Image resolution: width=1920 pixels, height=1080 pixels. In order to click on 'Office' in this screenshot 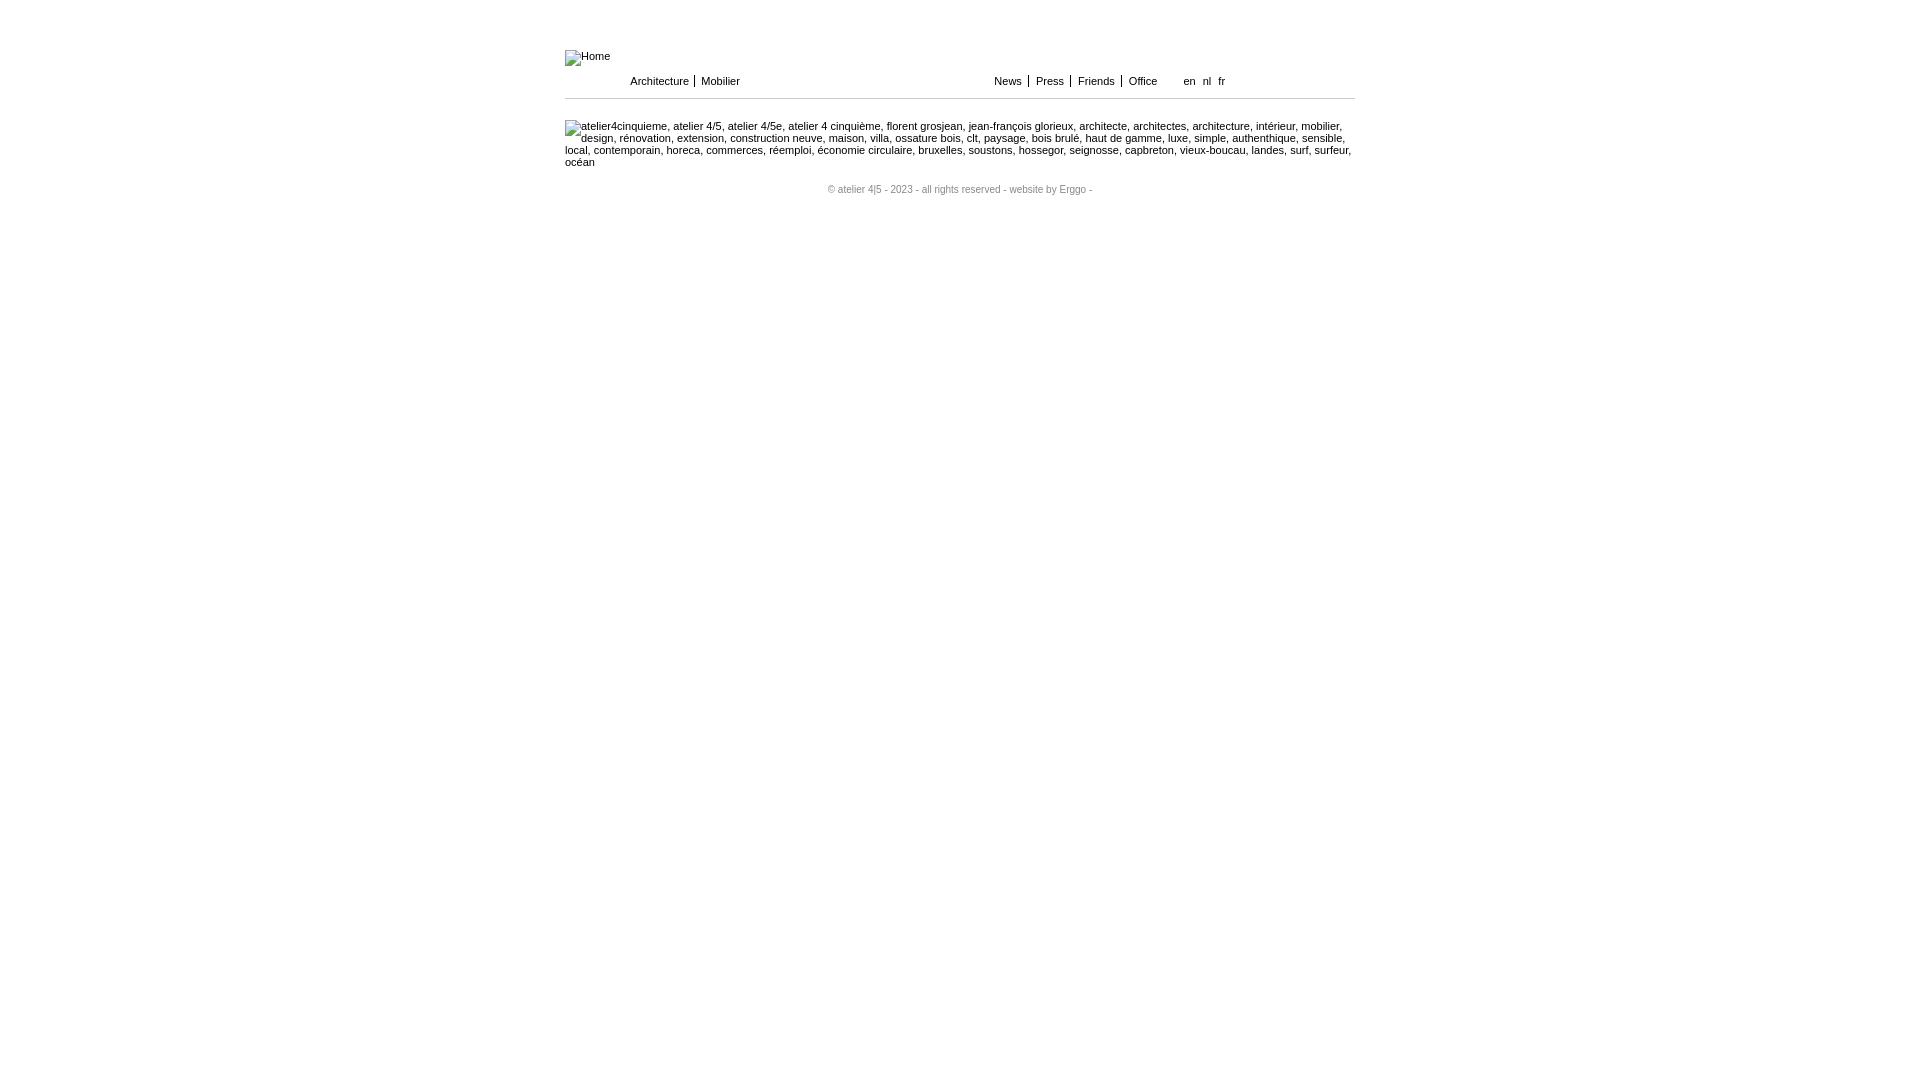, I will do `click(1144, 80)`.